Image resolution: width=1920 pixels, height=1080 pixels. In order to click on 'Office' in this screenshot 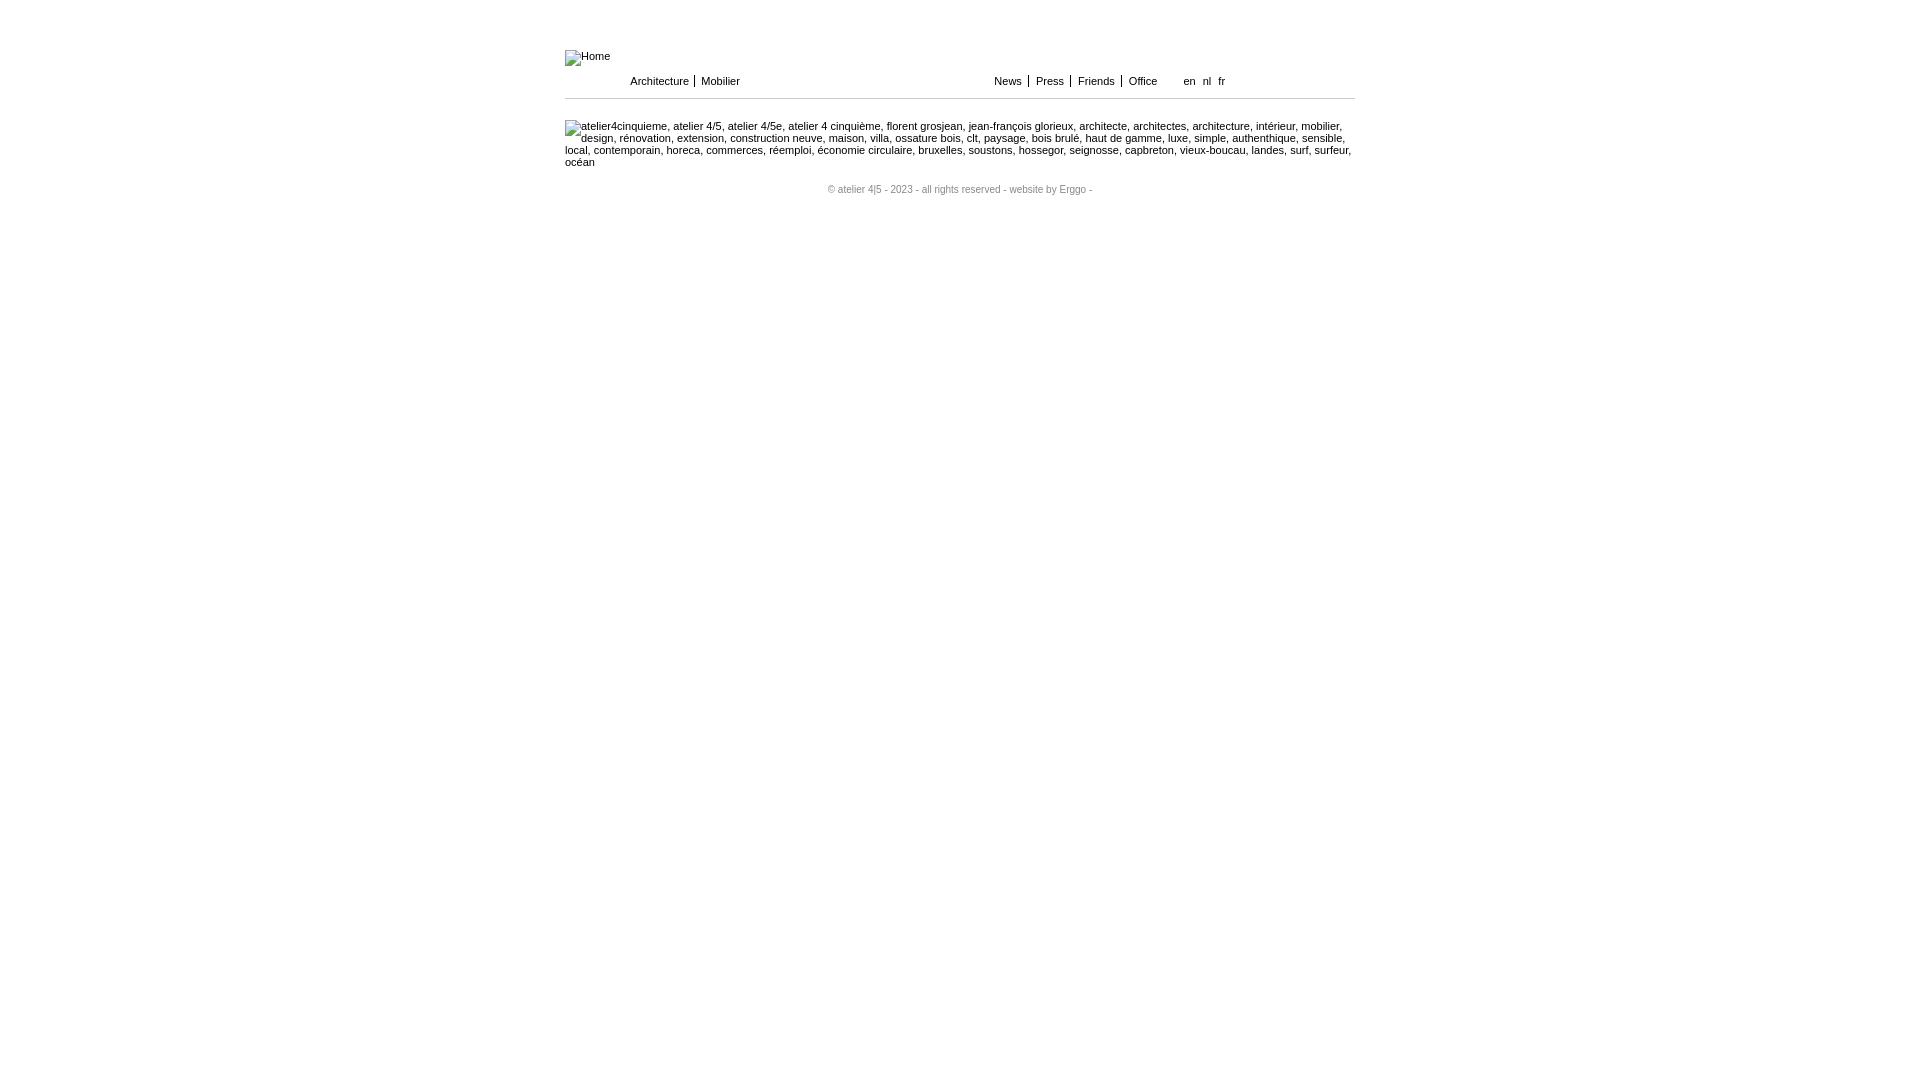, I will do `click(1144, 80)`.